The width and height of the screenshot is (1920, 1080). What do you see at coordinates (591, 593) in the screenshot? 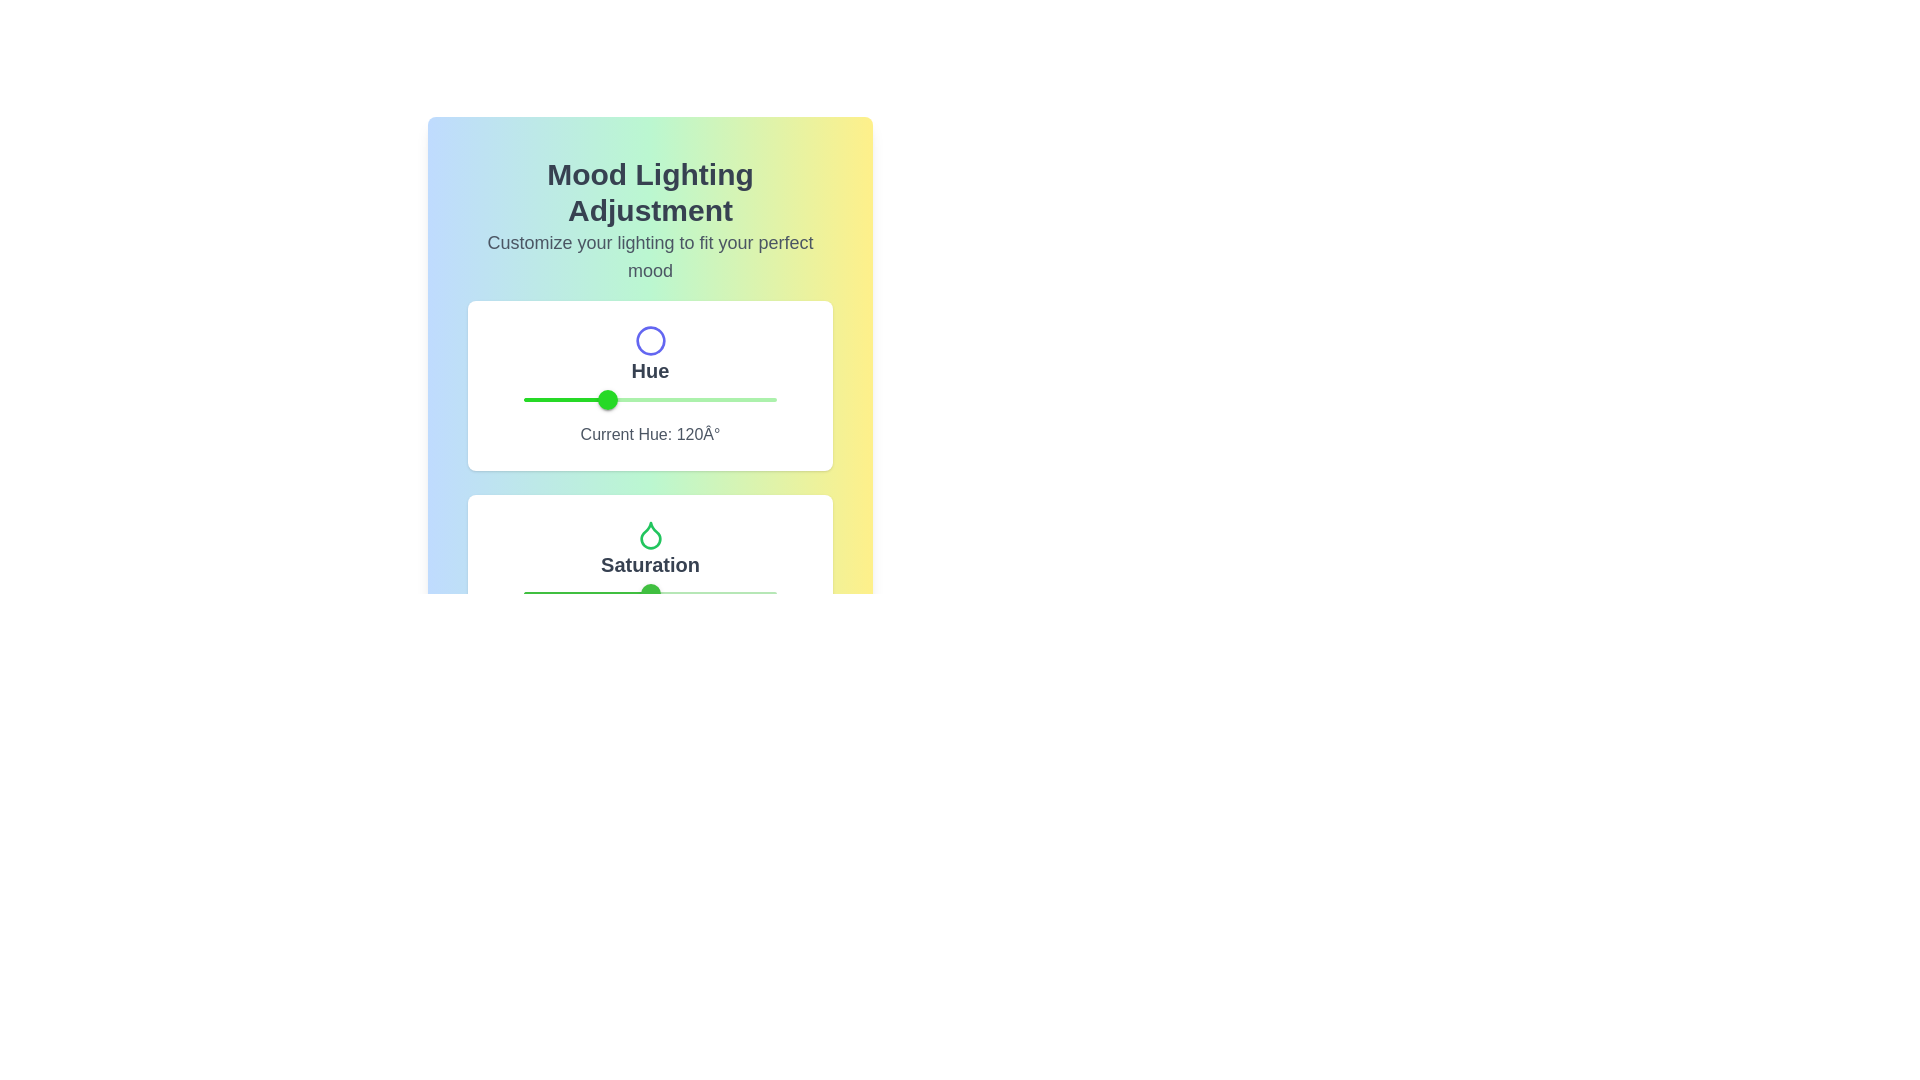
I see `the slider` at bounding box center [591, 593].